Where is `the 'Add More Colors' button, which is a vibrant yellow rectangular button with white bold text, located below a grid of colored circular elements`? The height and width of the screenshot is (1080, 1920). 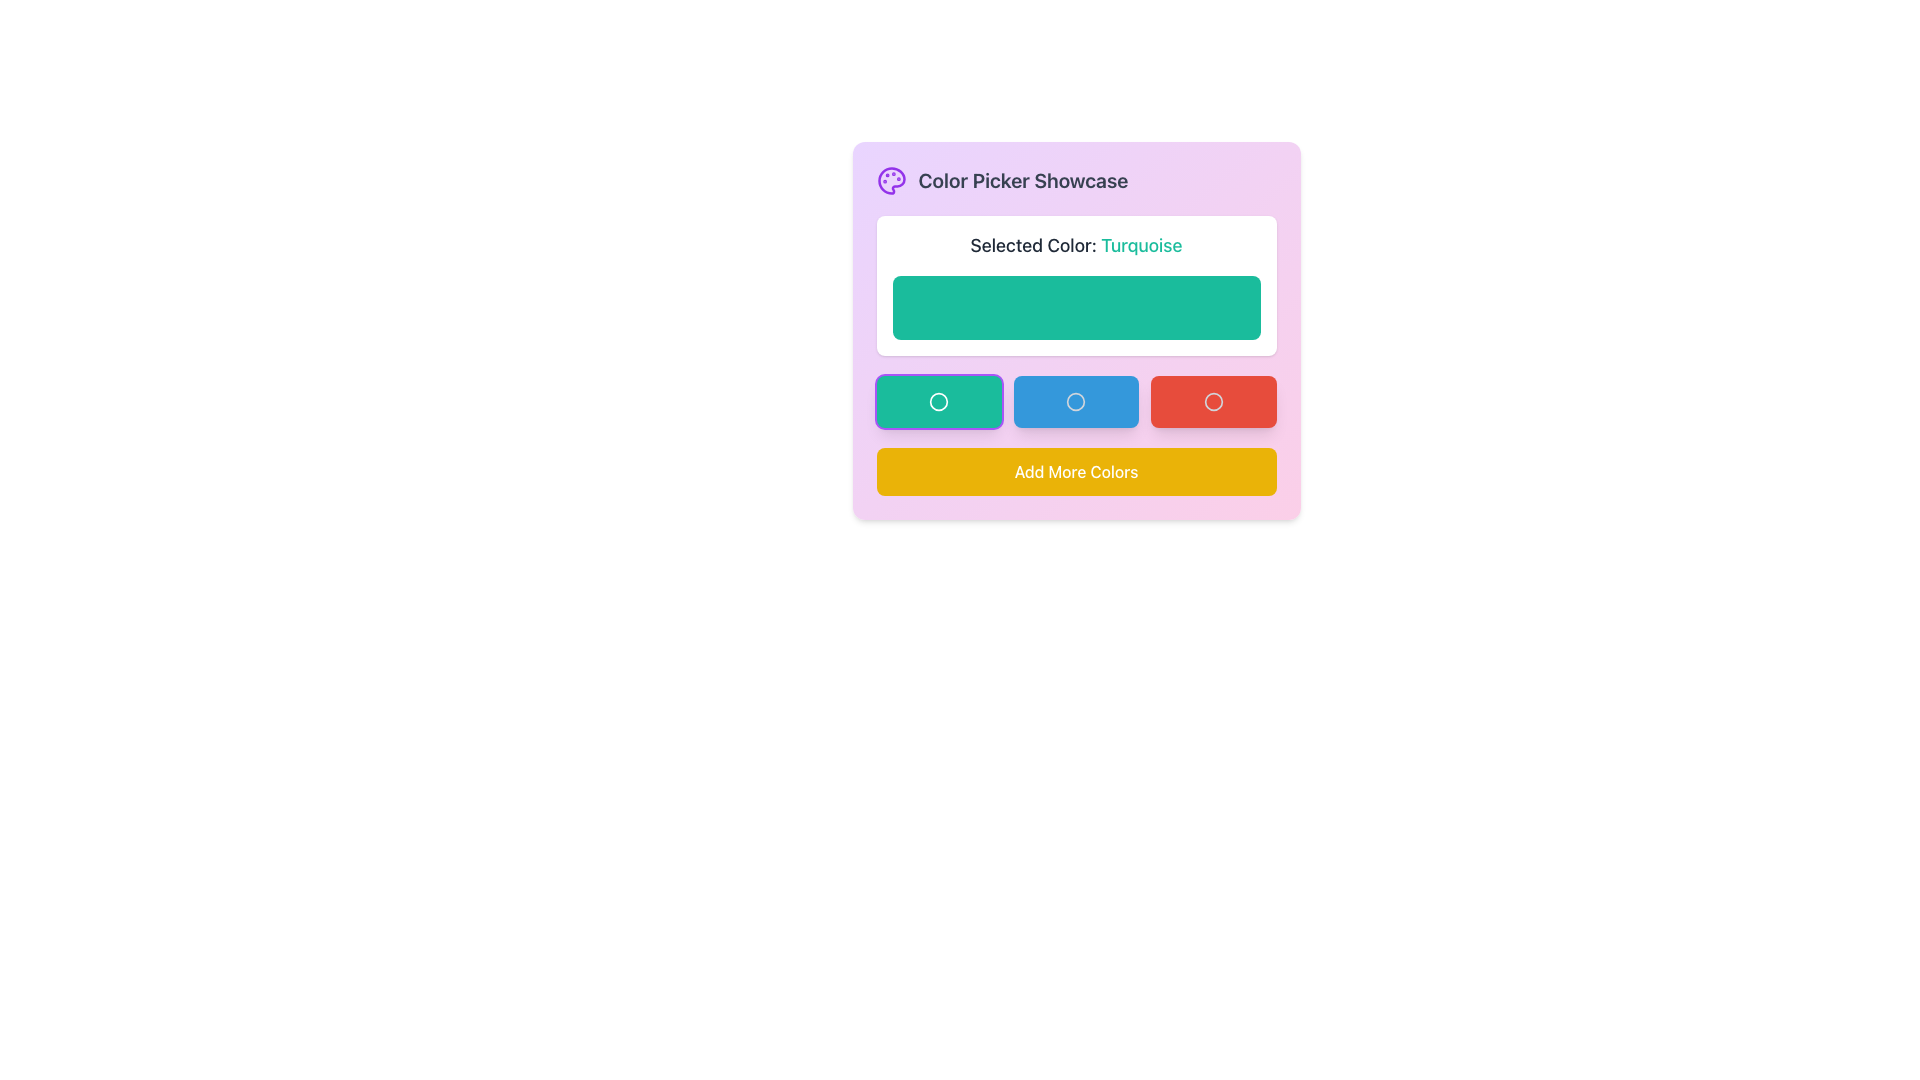
the 'Add More Colors' button, which is a vibrant yellow rectangular button with white bold text, located below a grid of colored circular elements is located at coordinates (1075, 471).